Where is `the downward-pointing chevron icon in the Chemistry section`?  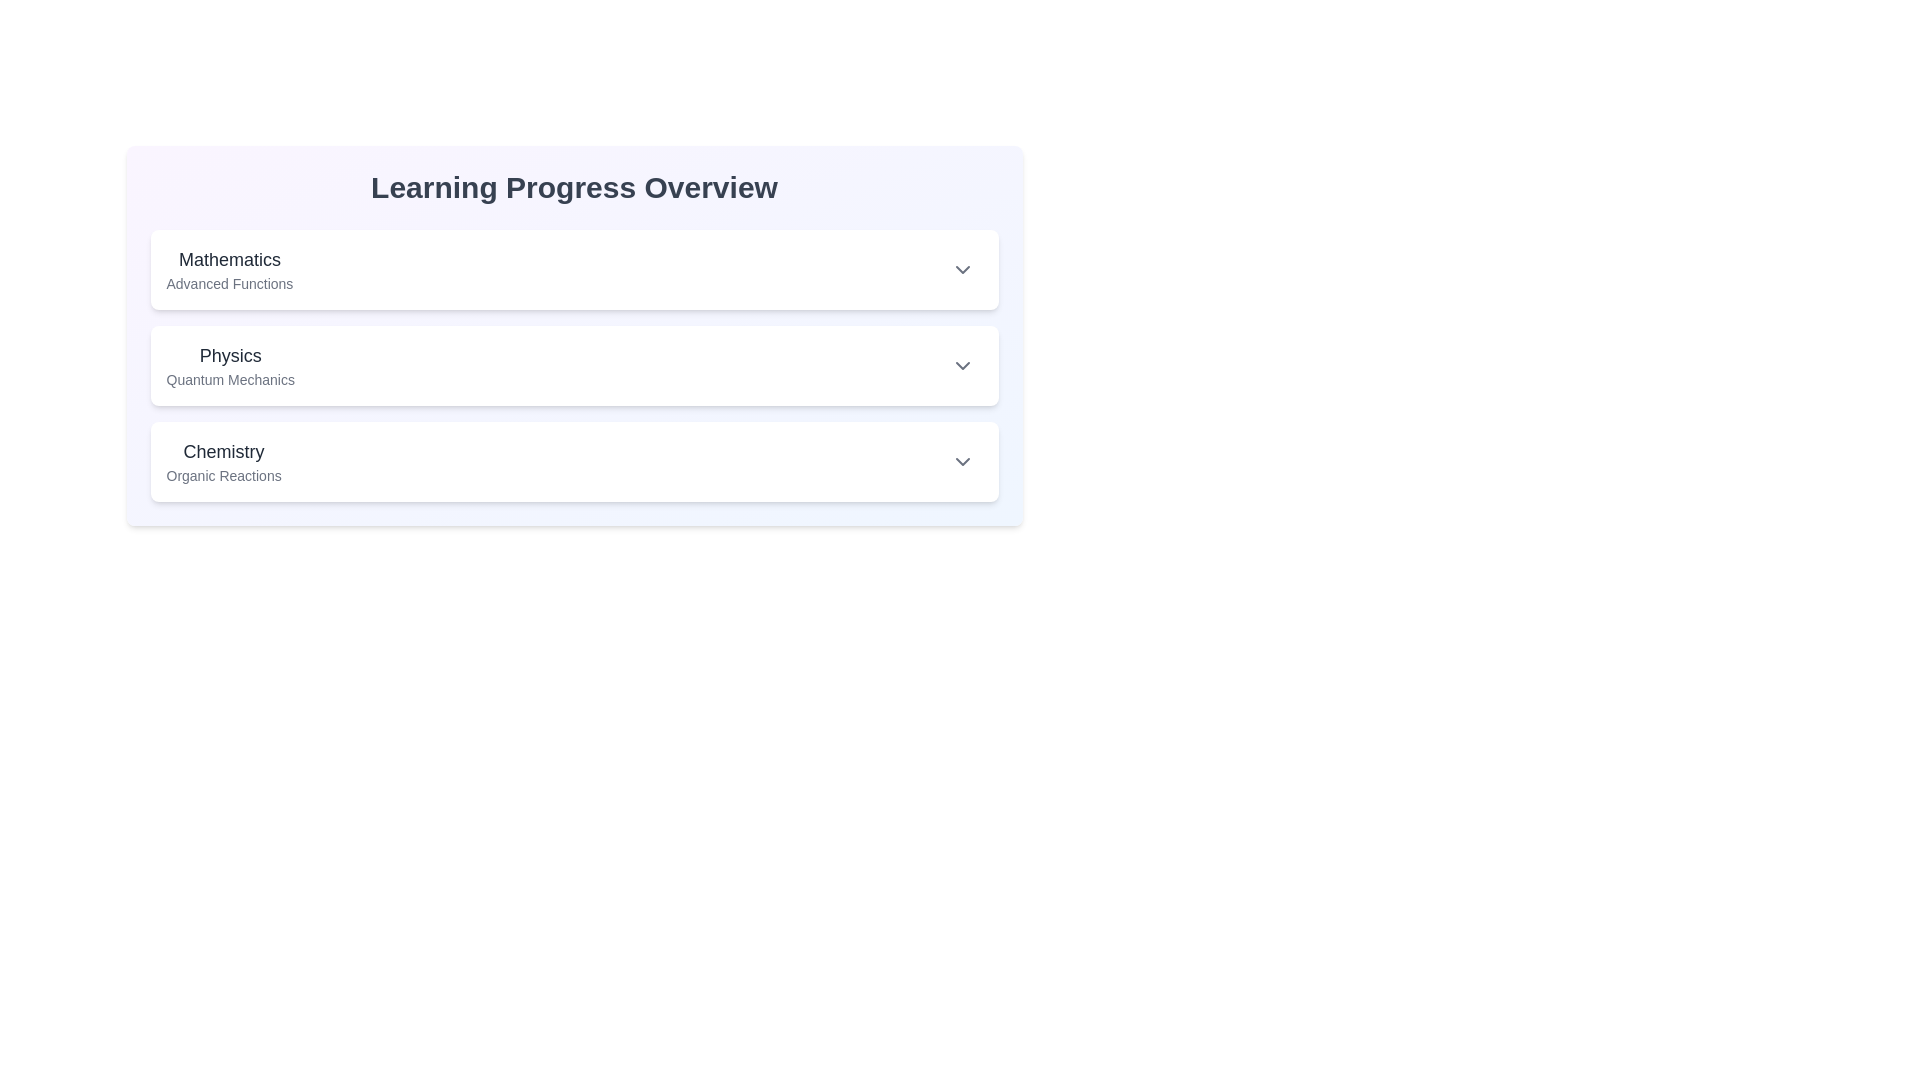 the downward-pointing chevron icon in the Chemistry section is located at coordinates (962, 462).